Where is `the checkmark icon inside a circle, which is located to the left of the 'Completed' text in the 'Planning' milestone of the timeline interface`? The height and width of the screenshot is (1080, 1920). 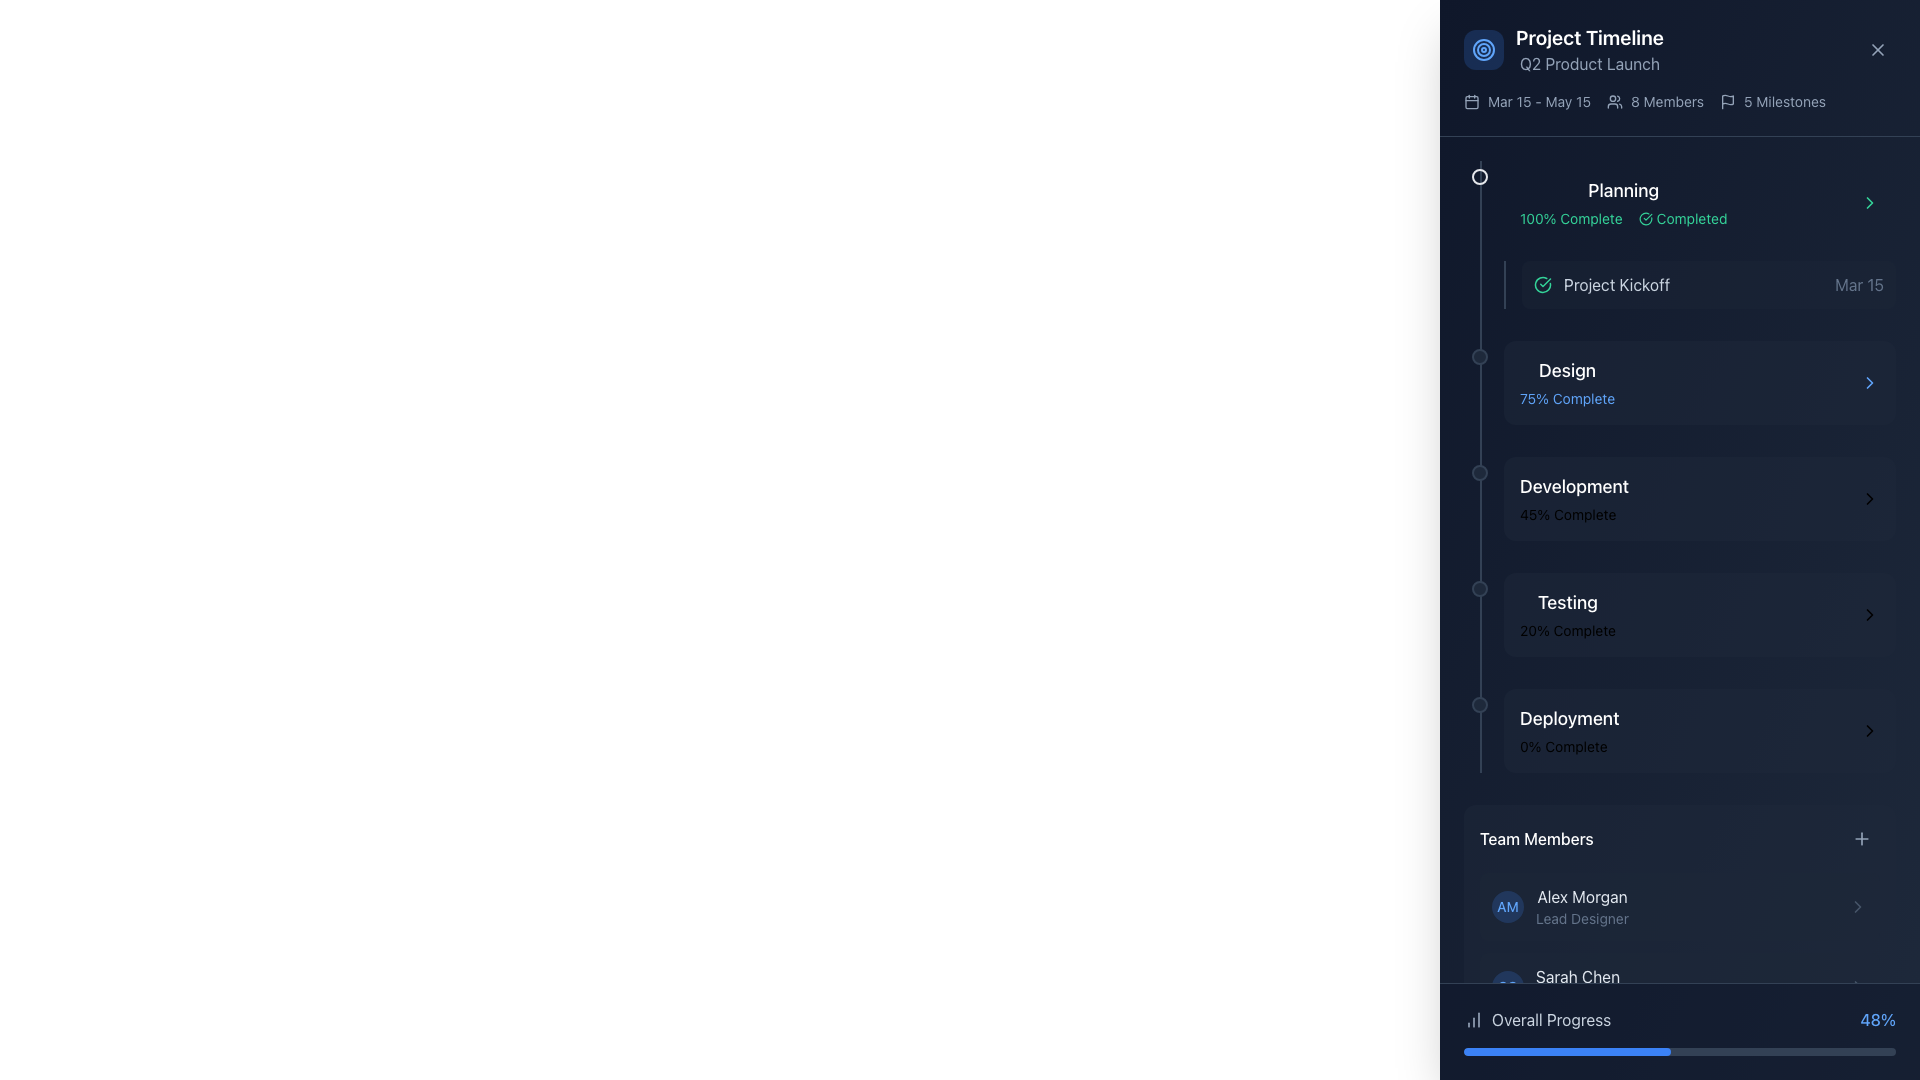
the checkmark icon inside a circle, which is located to the left of the 'Completed' text in the 'Planning' milestone of the timeline interface is located at coordinates (1645, 219).